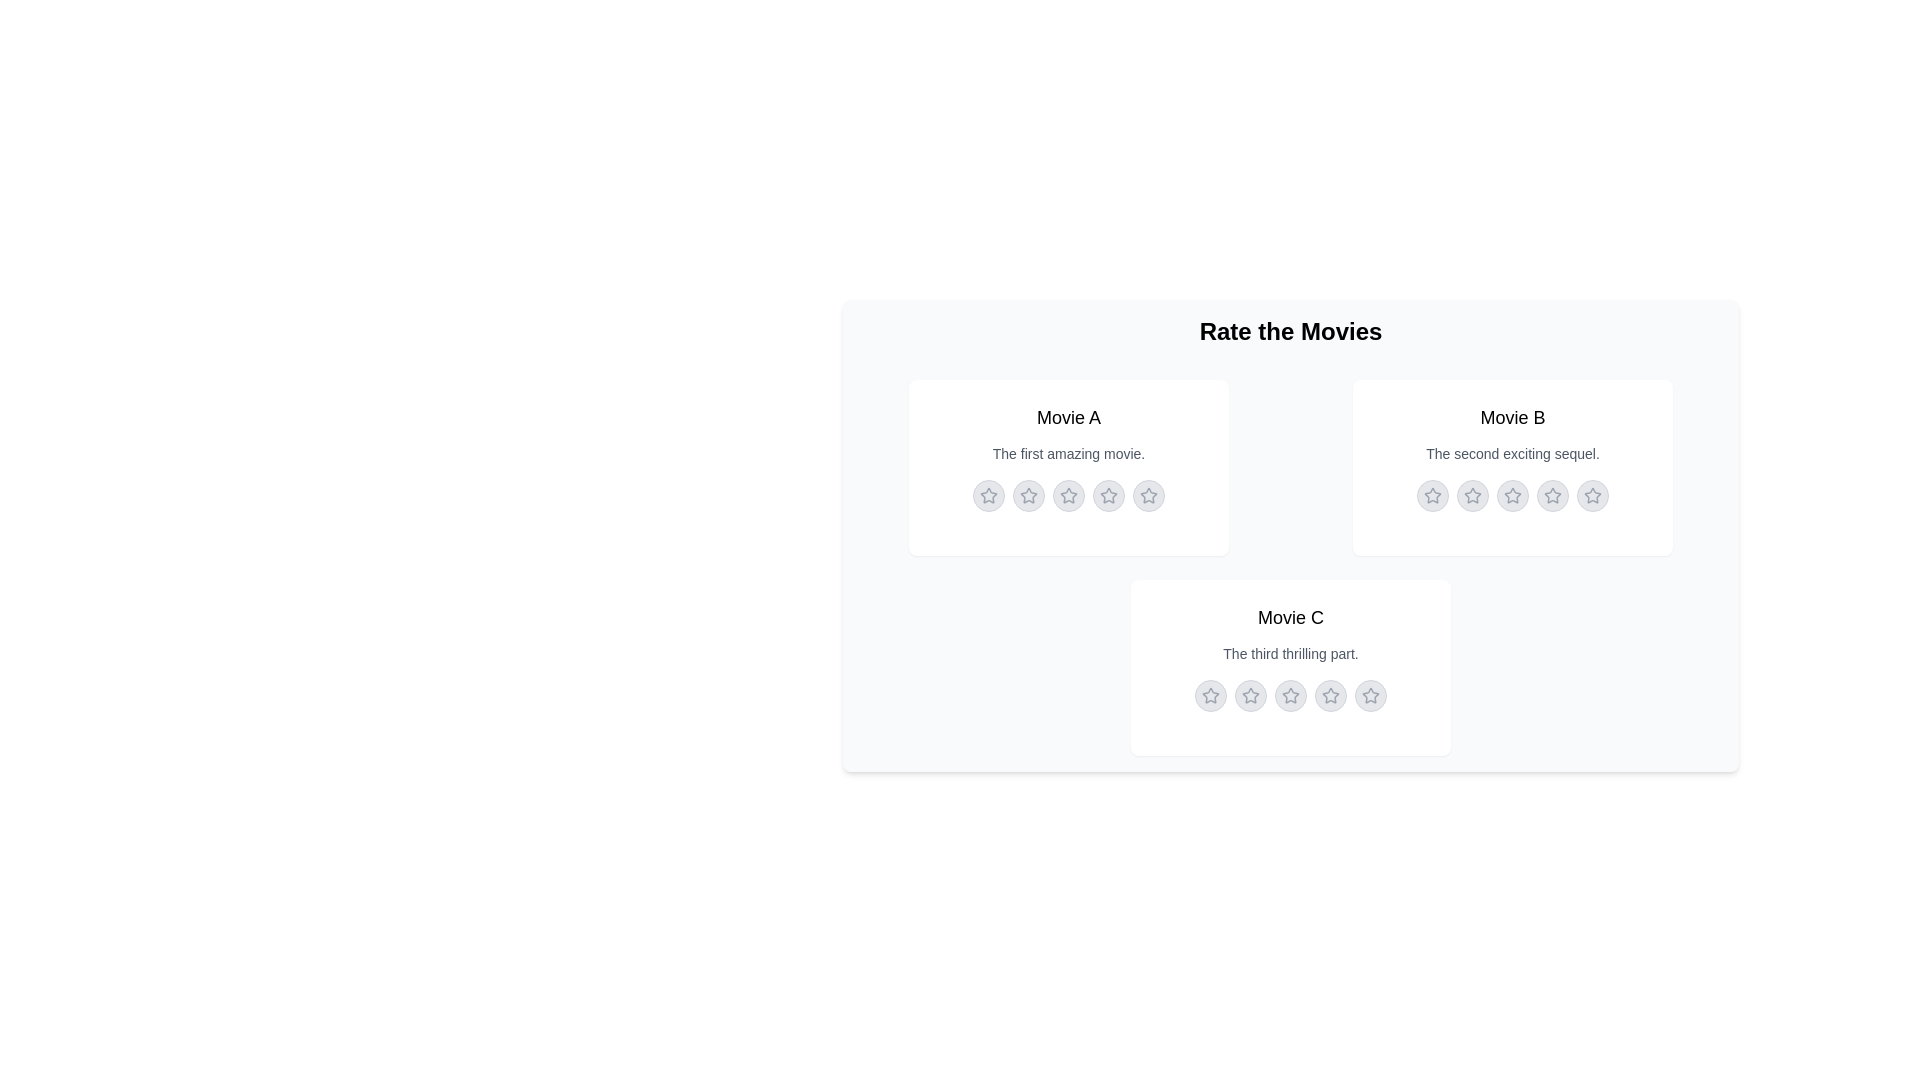  Describe the element at coordinates (1329, 693) in the screenshot. I see `the fourth star icon in the star rating system under 'Movie C' to assign a rating` at that location.